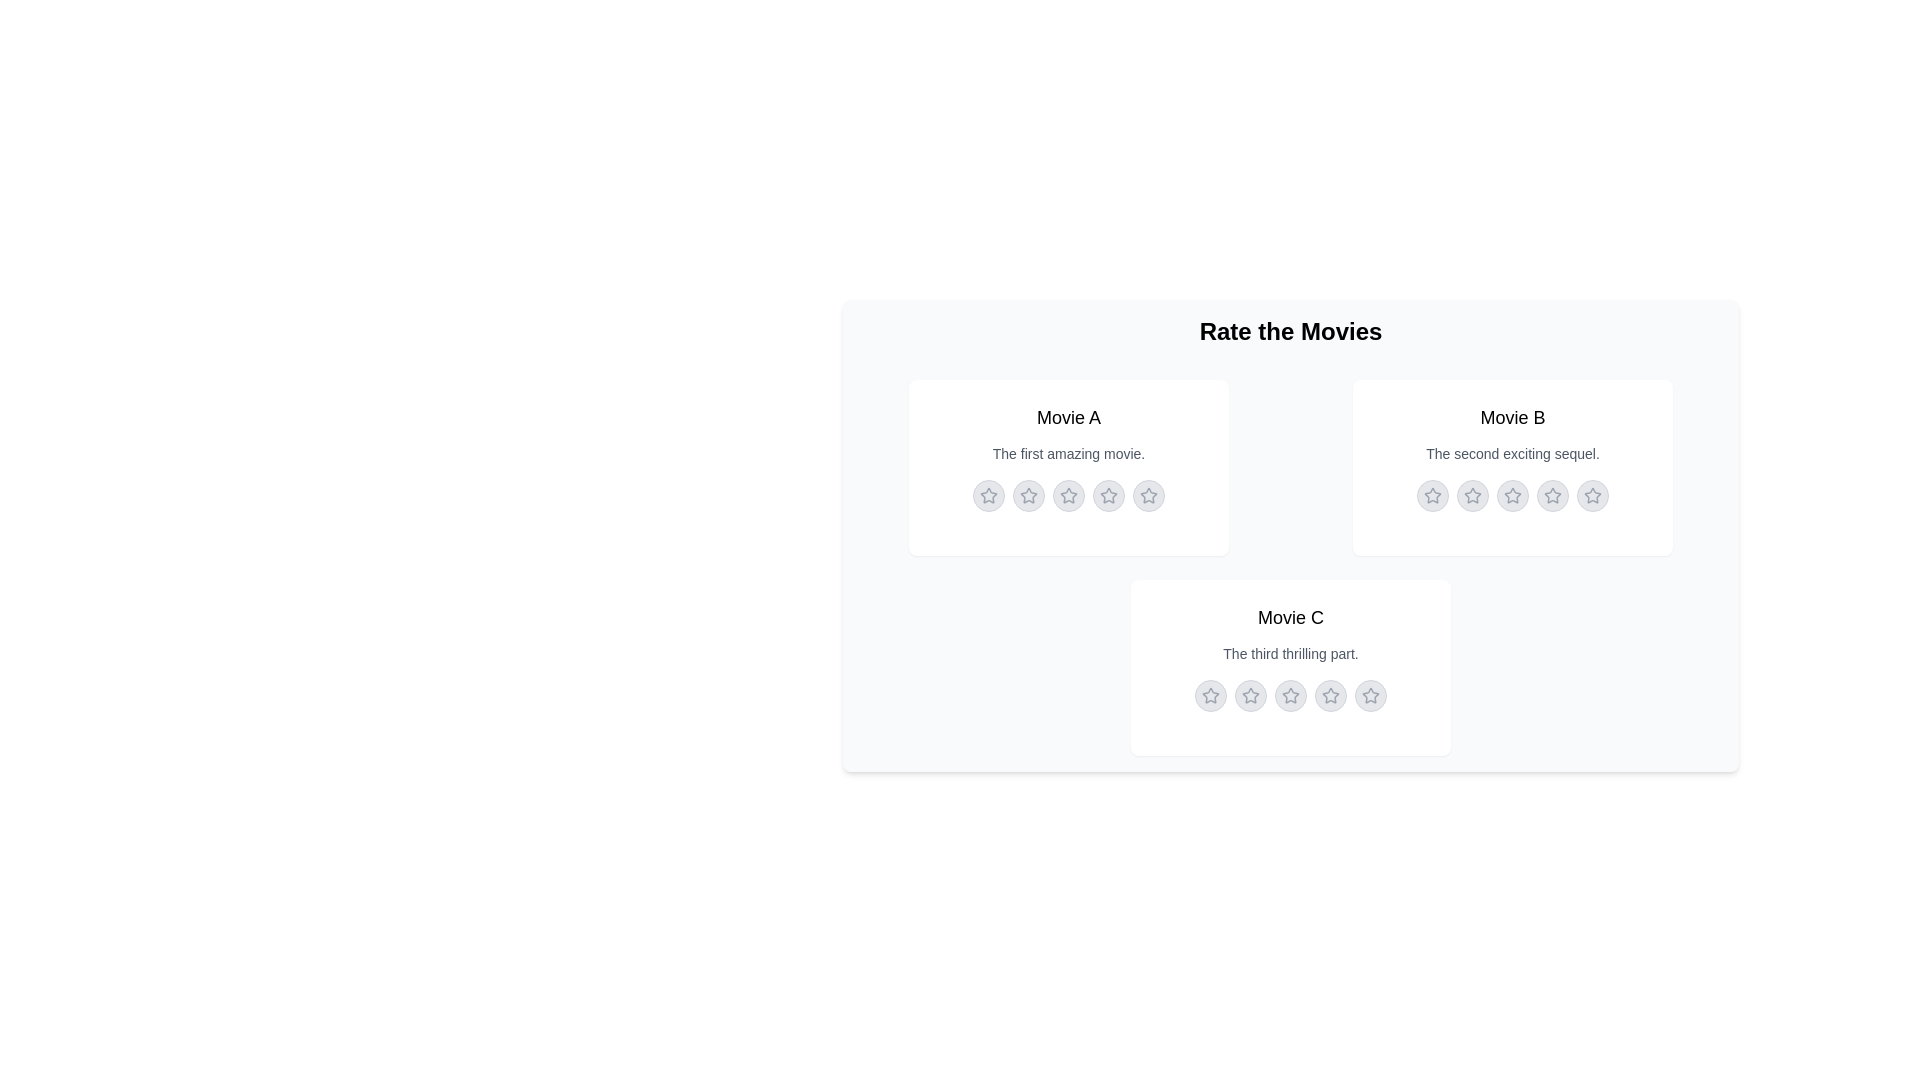  Describe the element at coordinates (1329, 693) in the screenshot. I see `the fourth star icon in the star rating system under 'Movie C' to assign a rating` at that location.